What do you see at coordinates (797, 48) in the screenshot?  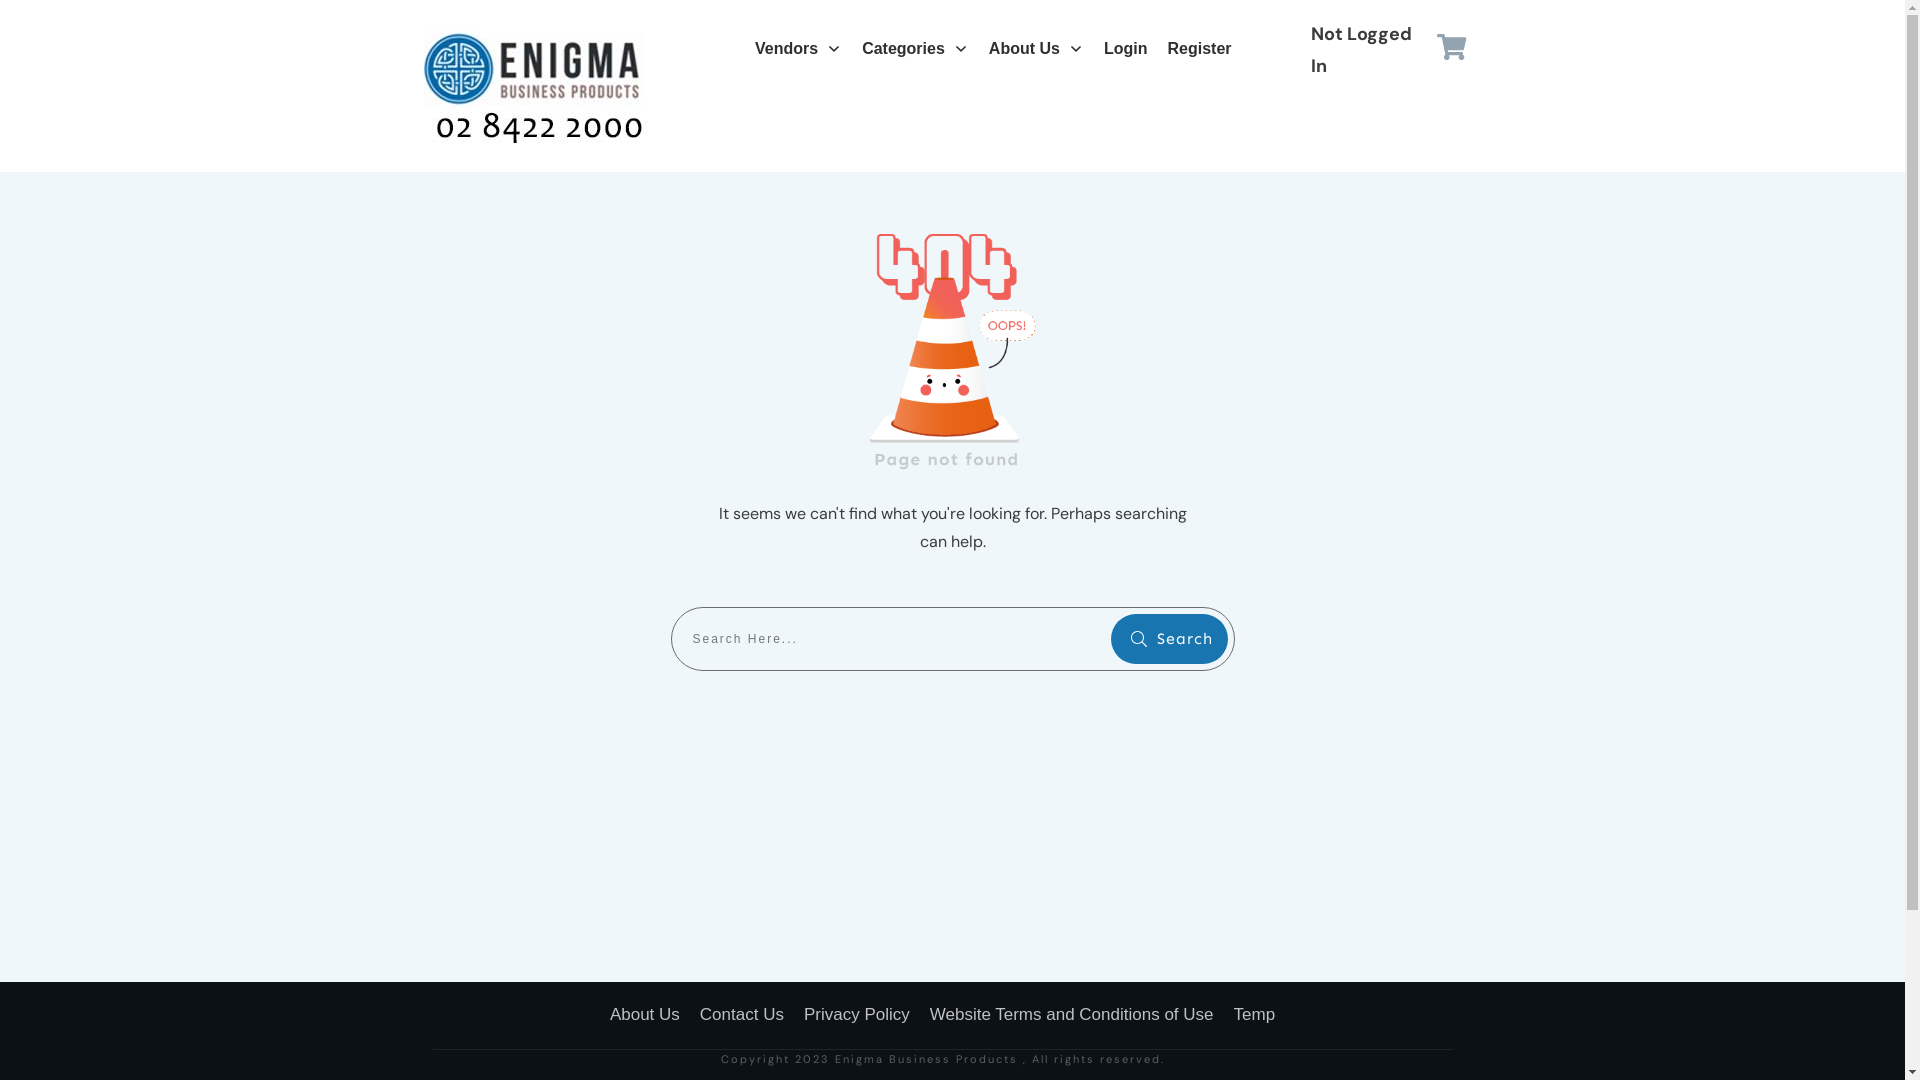 I see `'Vendors'` at bounding box center [797, 48].